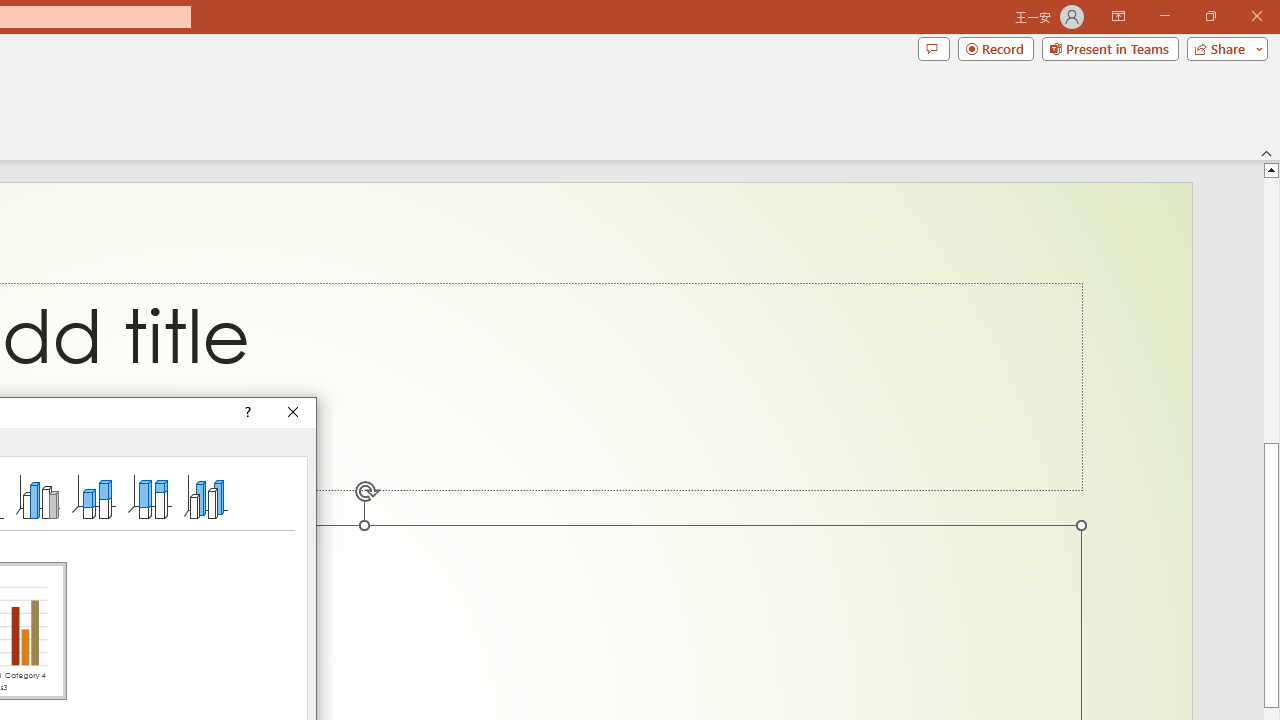 Image resolution: width=1280 pixels, height=720 pixels. I want to click on '3-D Column', so click(206, 495).